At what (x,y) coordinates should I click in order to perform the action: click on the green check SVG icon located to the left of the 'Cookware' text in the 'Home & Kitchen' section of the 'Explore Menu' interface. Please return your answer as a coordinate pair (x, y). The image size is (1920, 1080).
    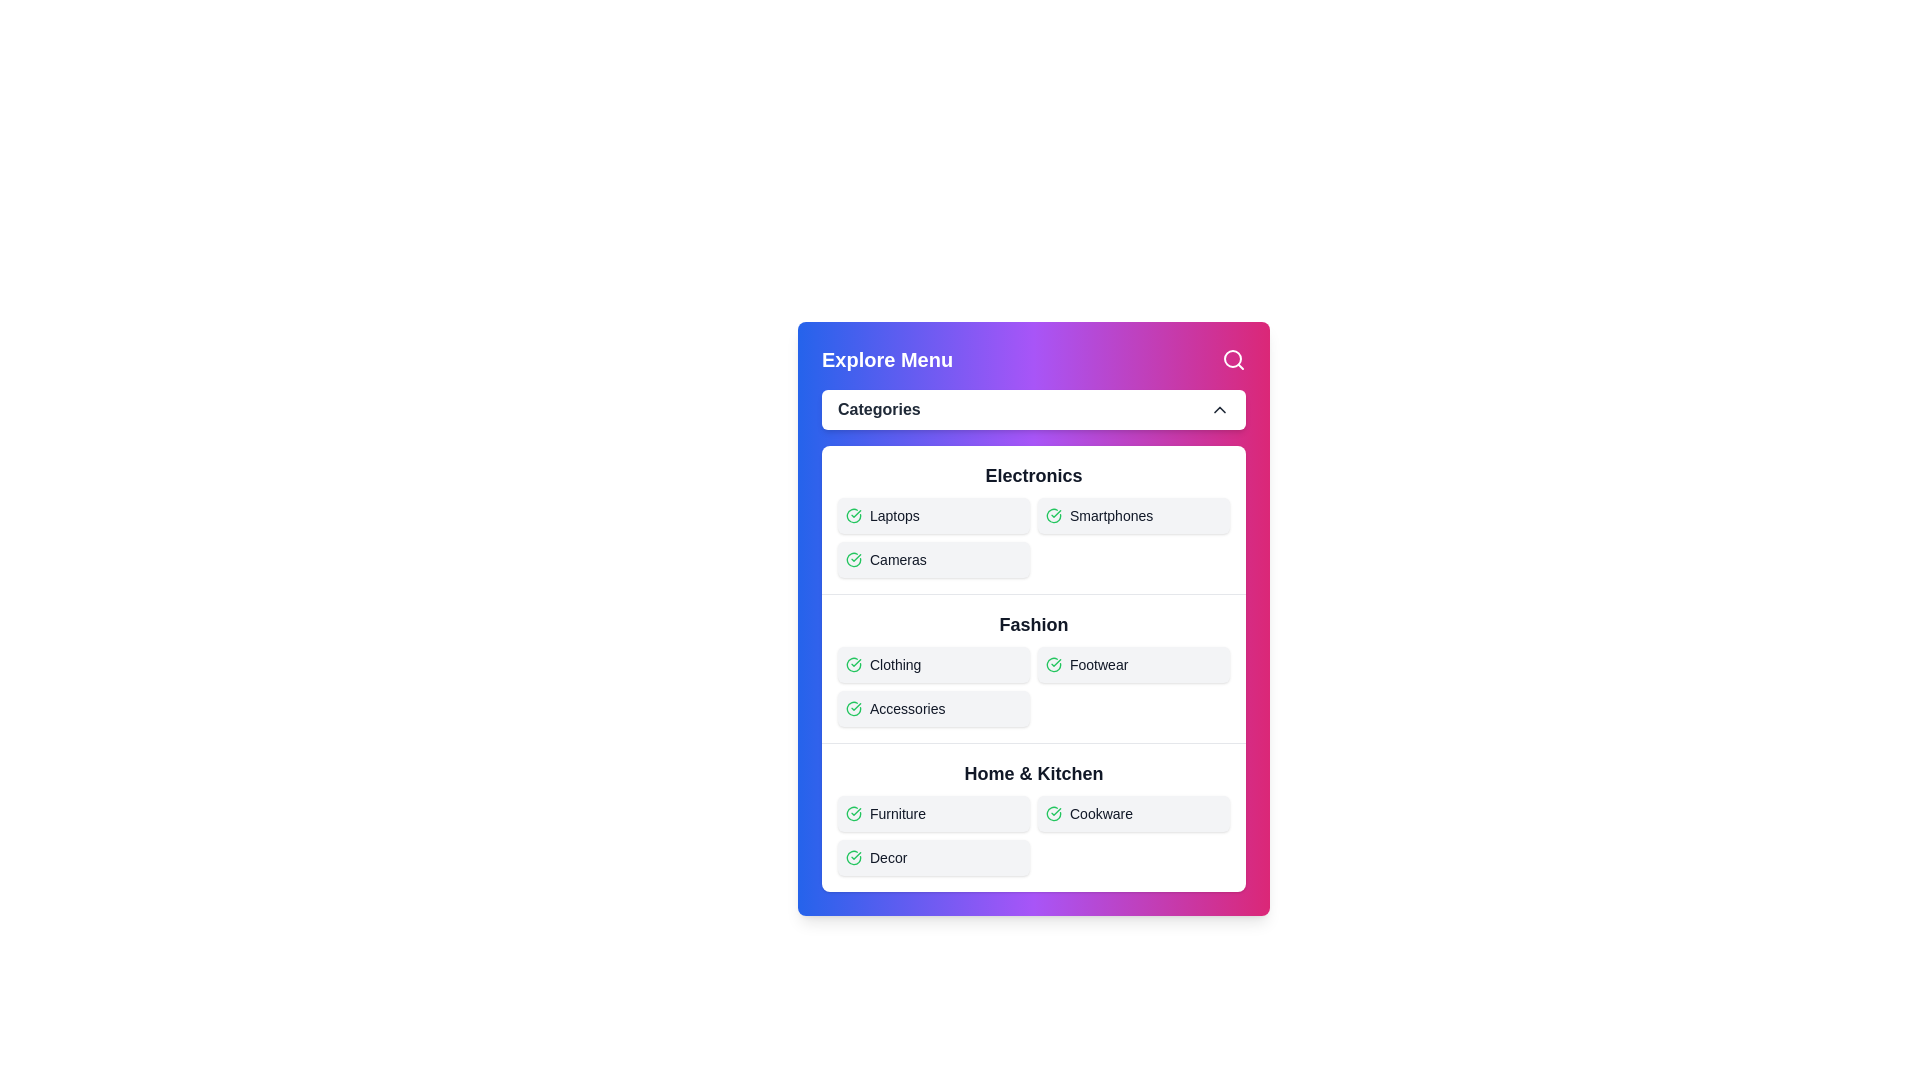
    Looking at the image, I should click on (1053, 813).